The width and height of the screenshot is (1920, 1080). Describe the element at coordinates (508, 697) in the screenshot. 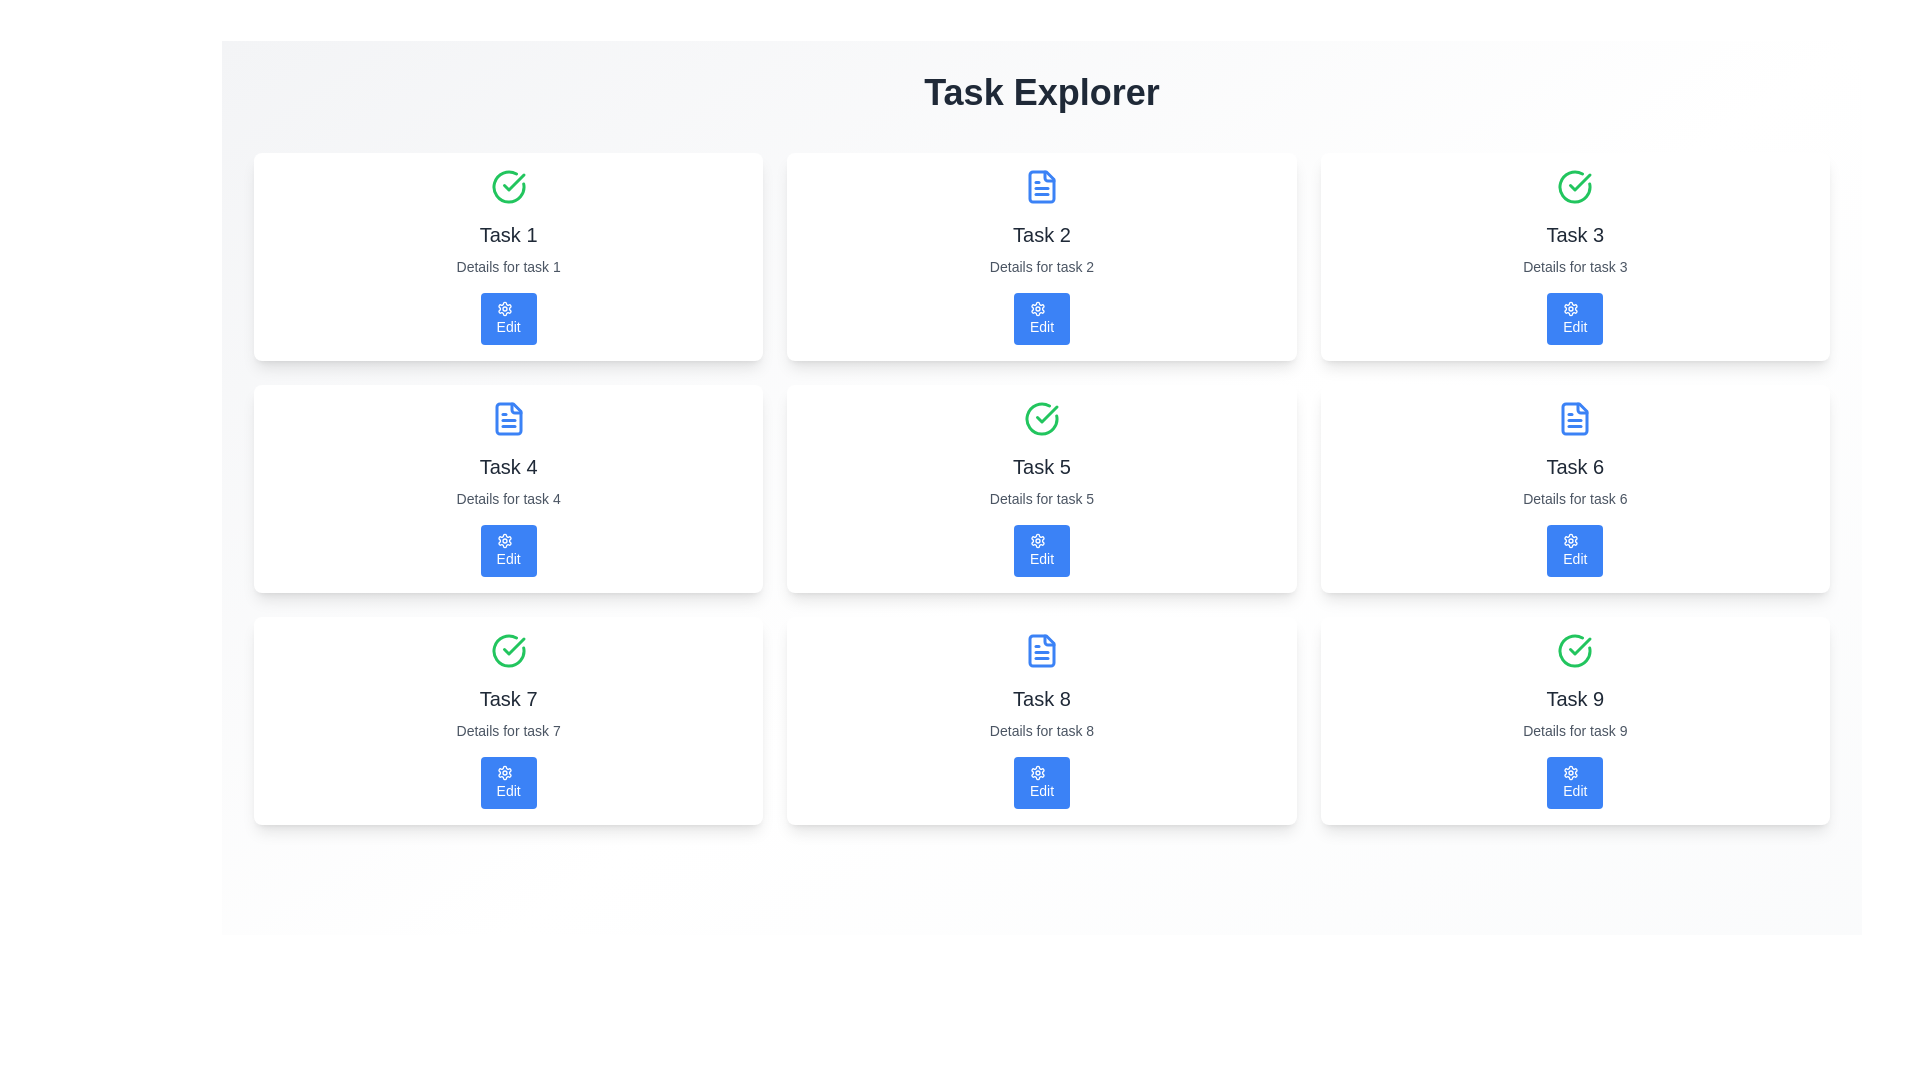

I see `the 'Task 7' text label located in the 'Task Explorer' interface, which is styled in bold and large font, situated in the third row and first column of the grid layout` at that location.